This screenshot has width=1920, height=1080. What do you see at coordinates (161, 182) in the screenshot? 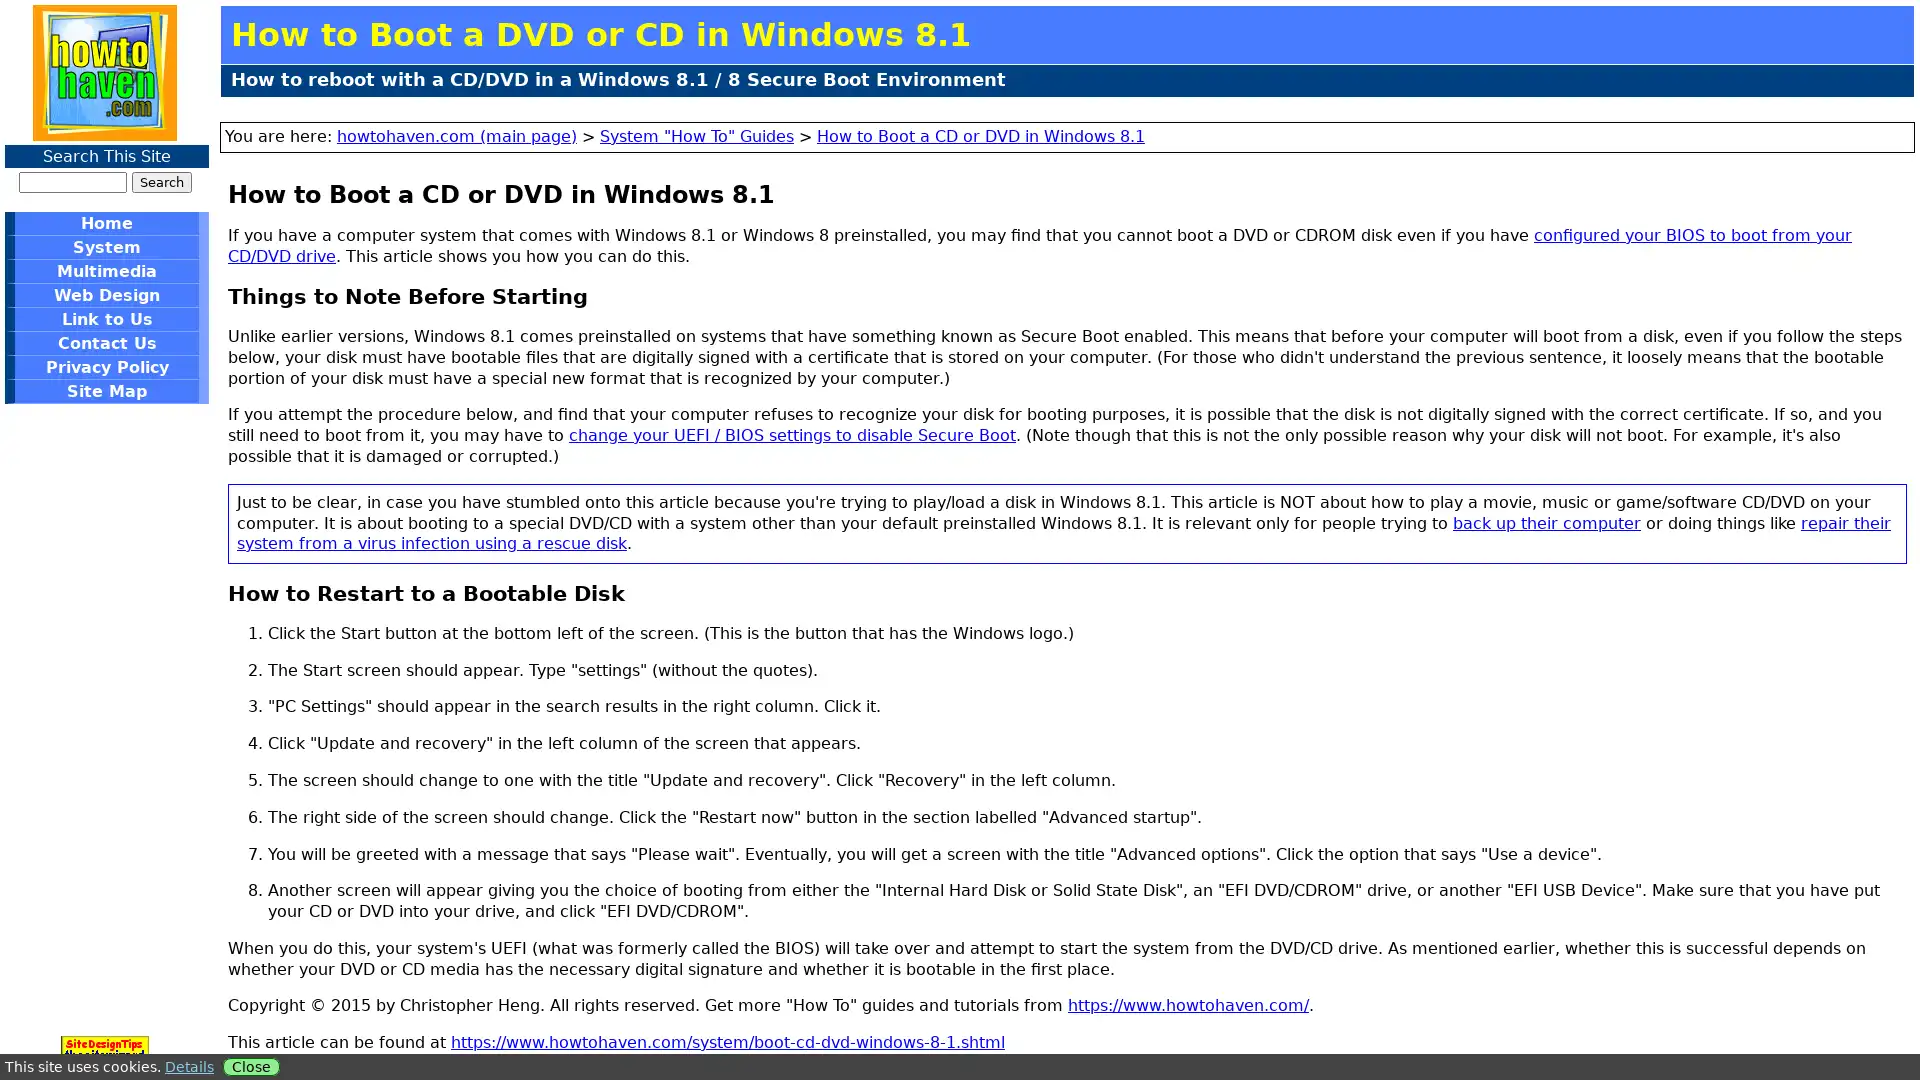
I see `Search` at bounding box center [161, 182].